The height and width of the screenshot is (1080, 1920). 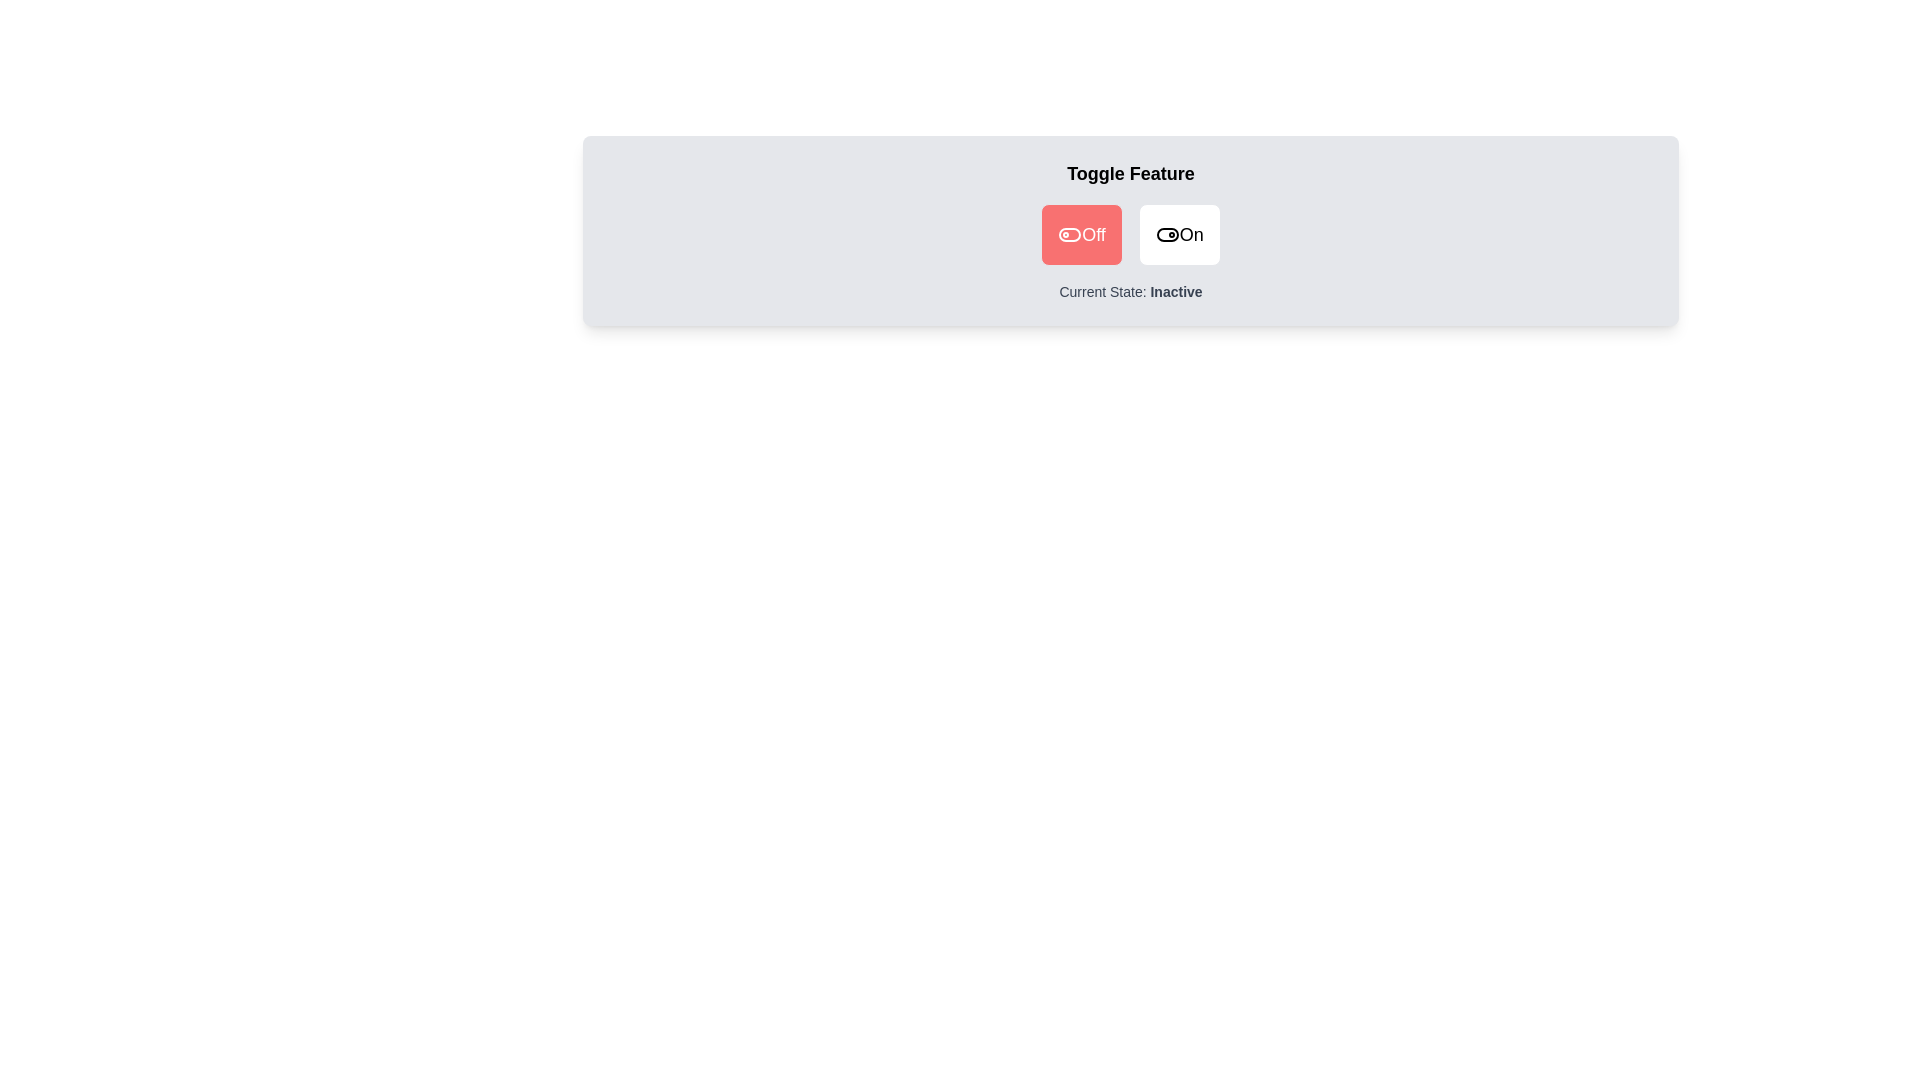 I want to click on the 'On' button to toggle the switch to 'On', so click(x=1179, y=234).